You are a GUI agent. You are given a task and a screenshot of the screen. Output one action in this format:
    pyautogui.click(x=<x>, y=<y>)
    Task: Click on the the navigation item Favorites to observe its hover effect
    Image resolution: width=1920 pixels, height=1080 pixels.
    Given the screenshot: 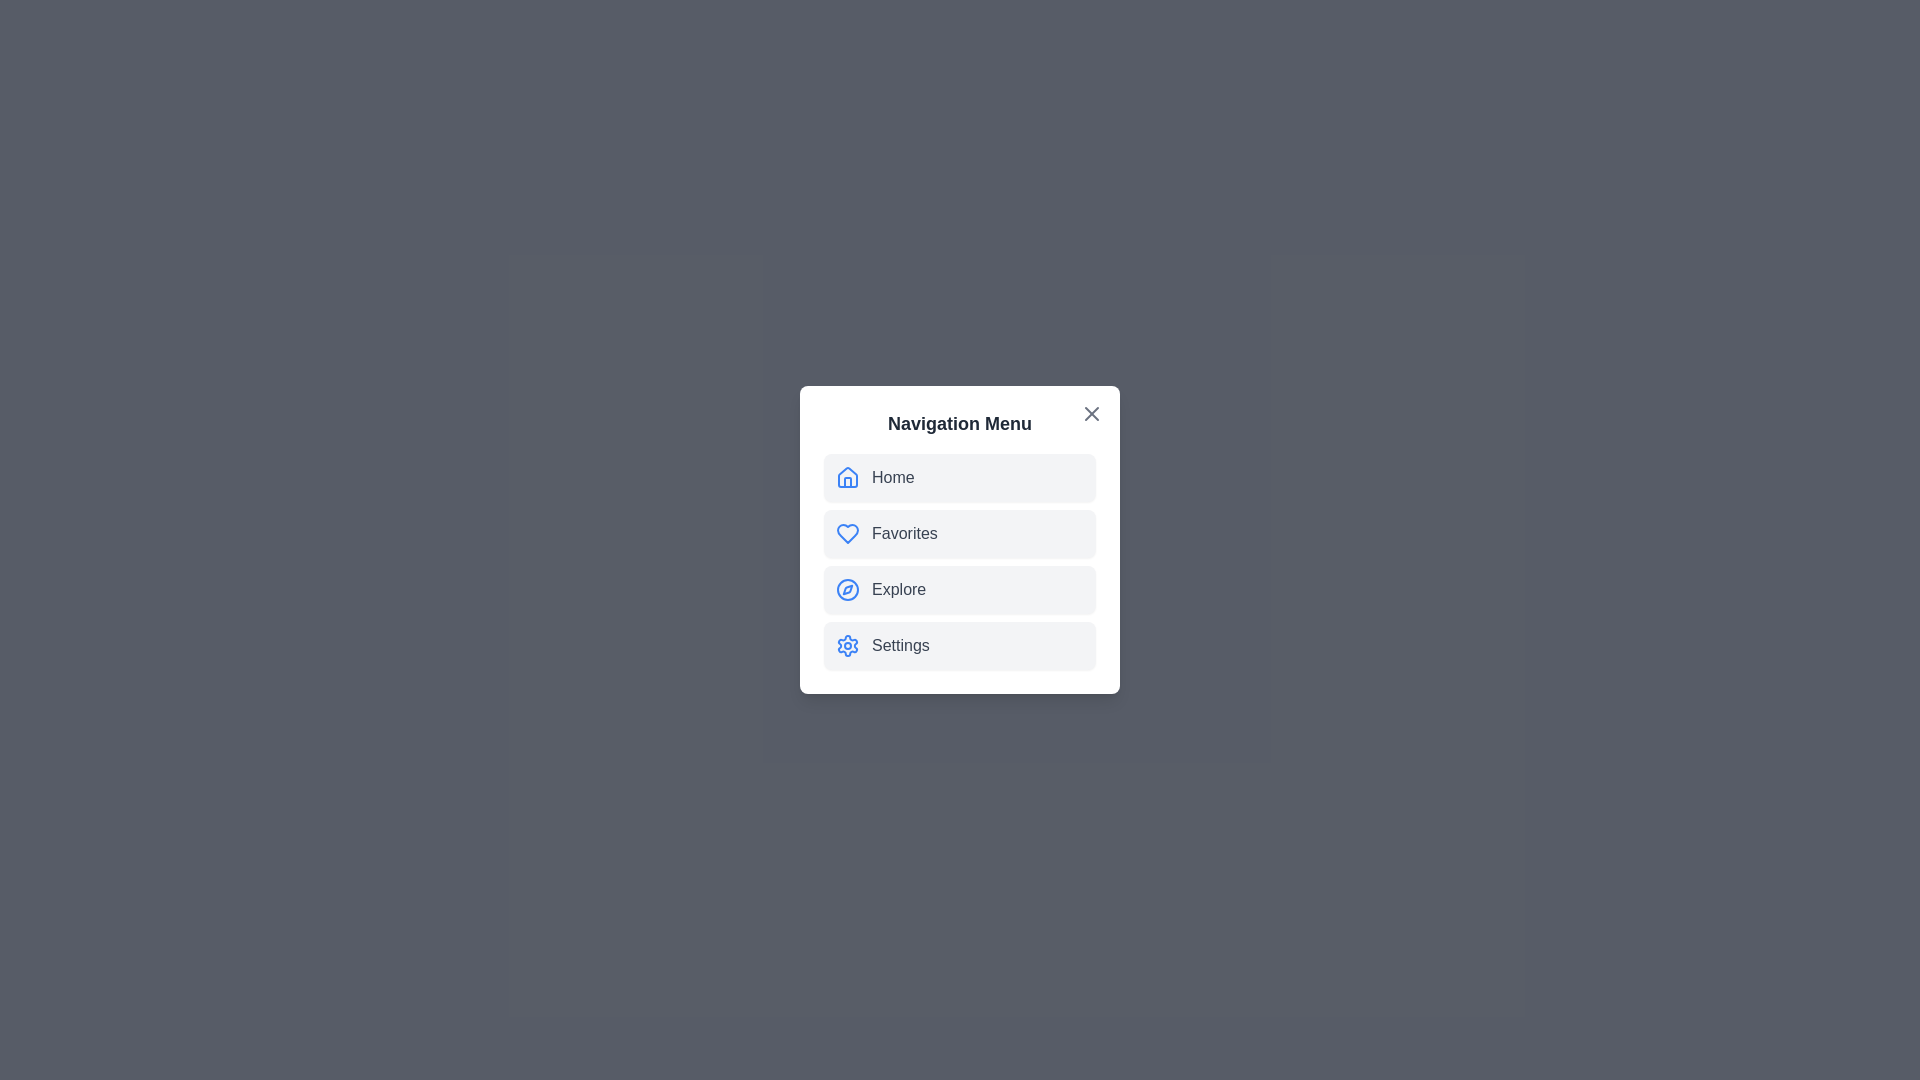 What is the action you would take?
    pyautogui.click(x=960, y=532)
    